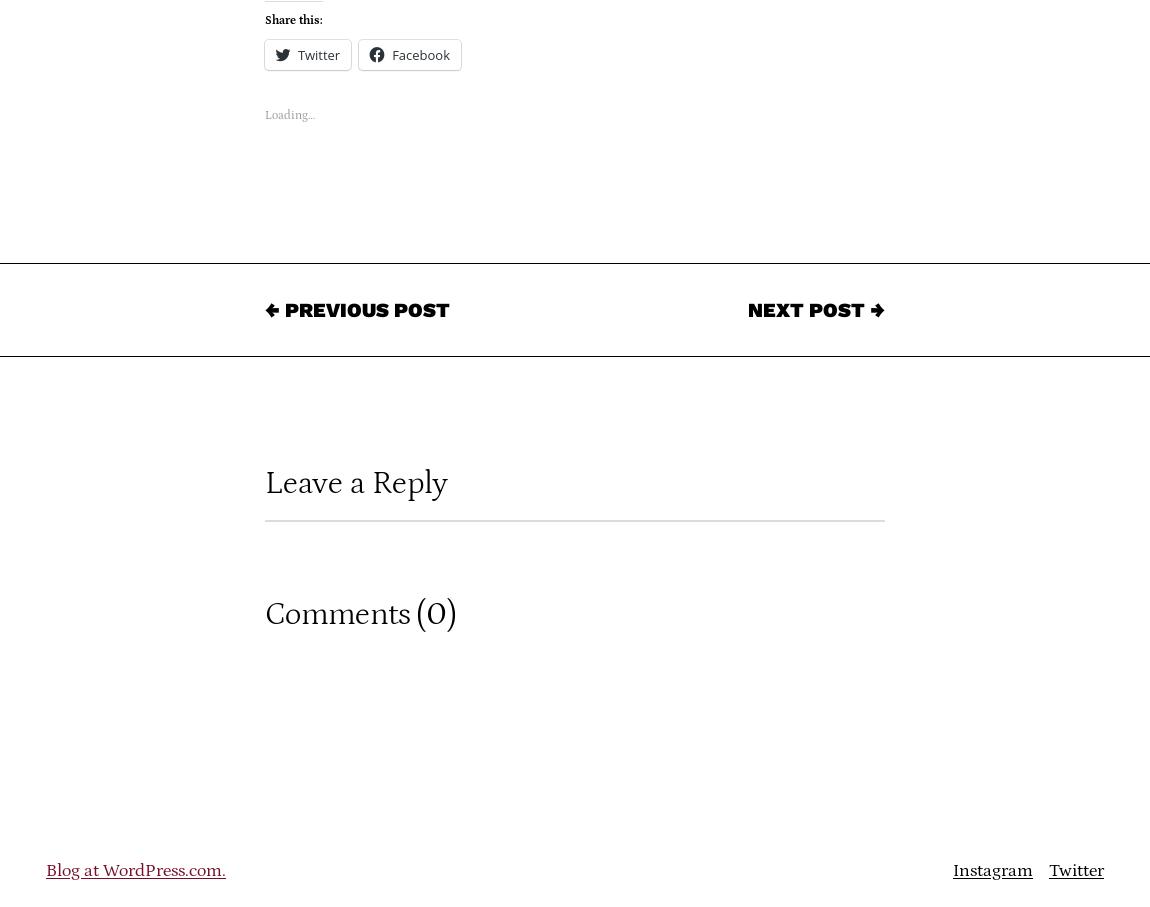 This screenshot has height=907, width=1150. Describe the element at coordinates (356, 483) in the screenshot. I see `'Leave a Reply'` at that location.